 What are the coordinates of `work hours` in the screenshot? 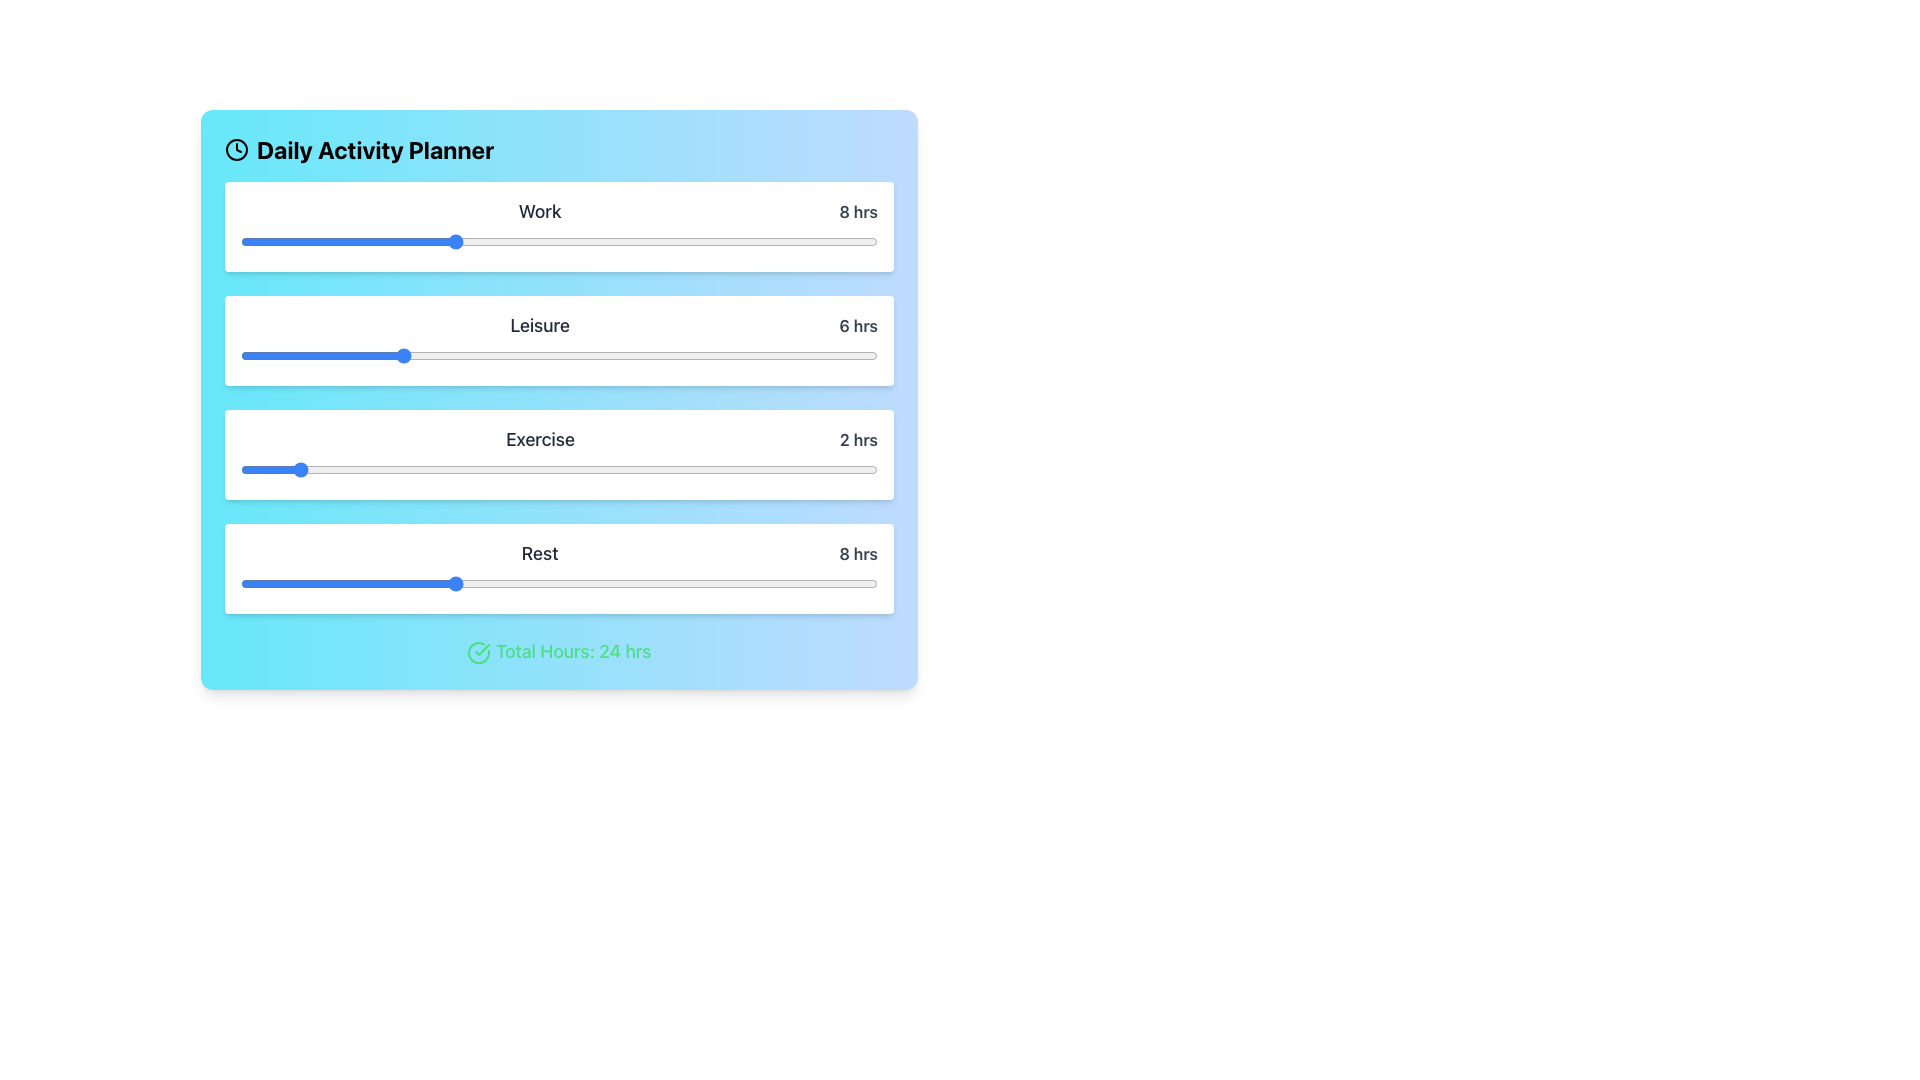 It's located at (506, 241).